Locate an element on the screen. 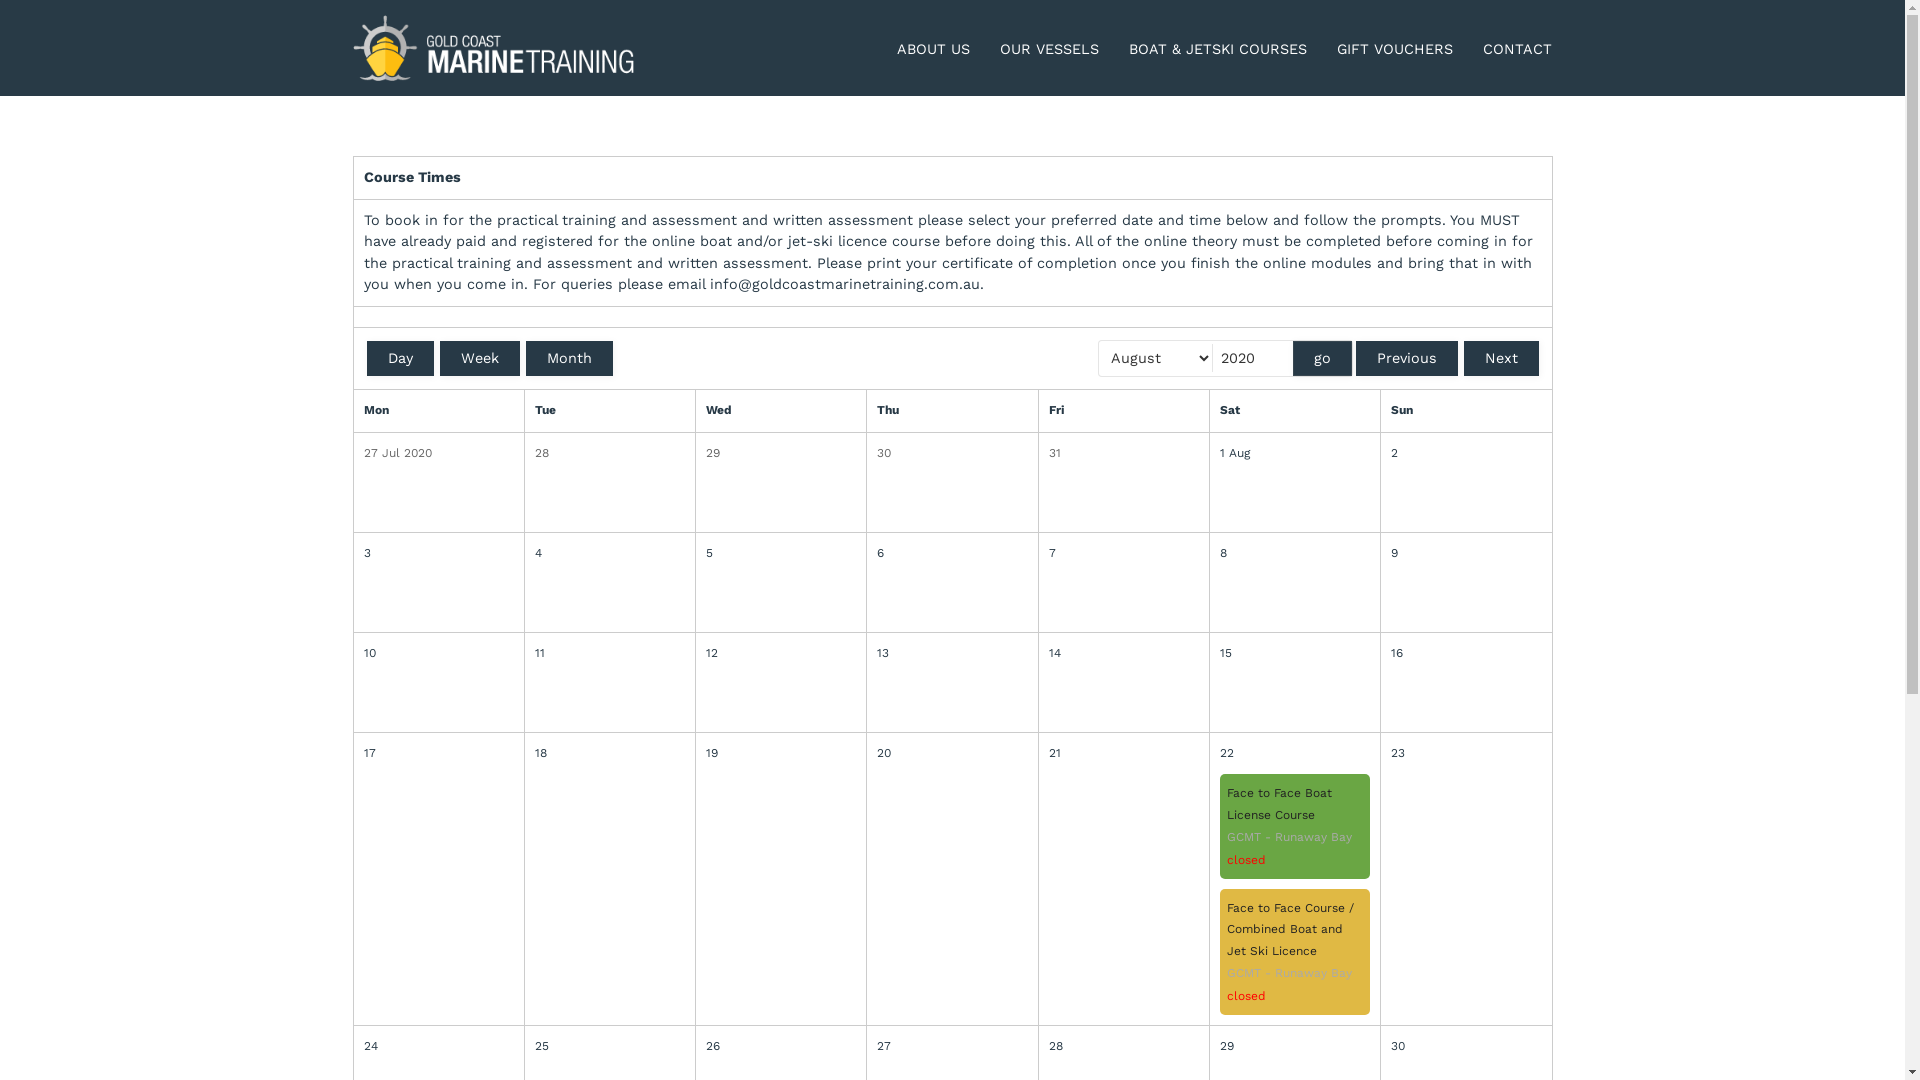  'Week' is located at coordinates (480, 357).